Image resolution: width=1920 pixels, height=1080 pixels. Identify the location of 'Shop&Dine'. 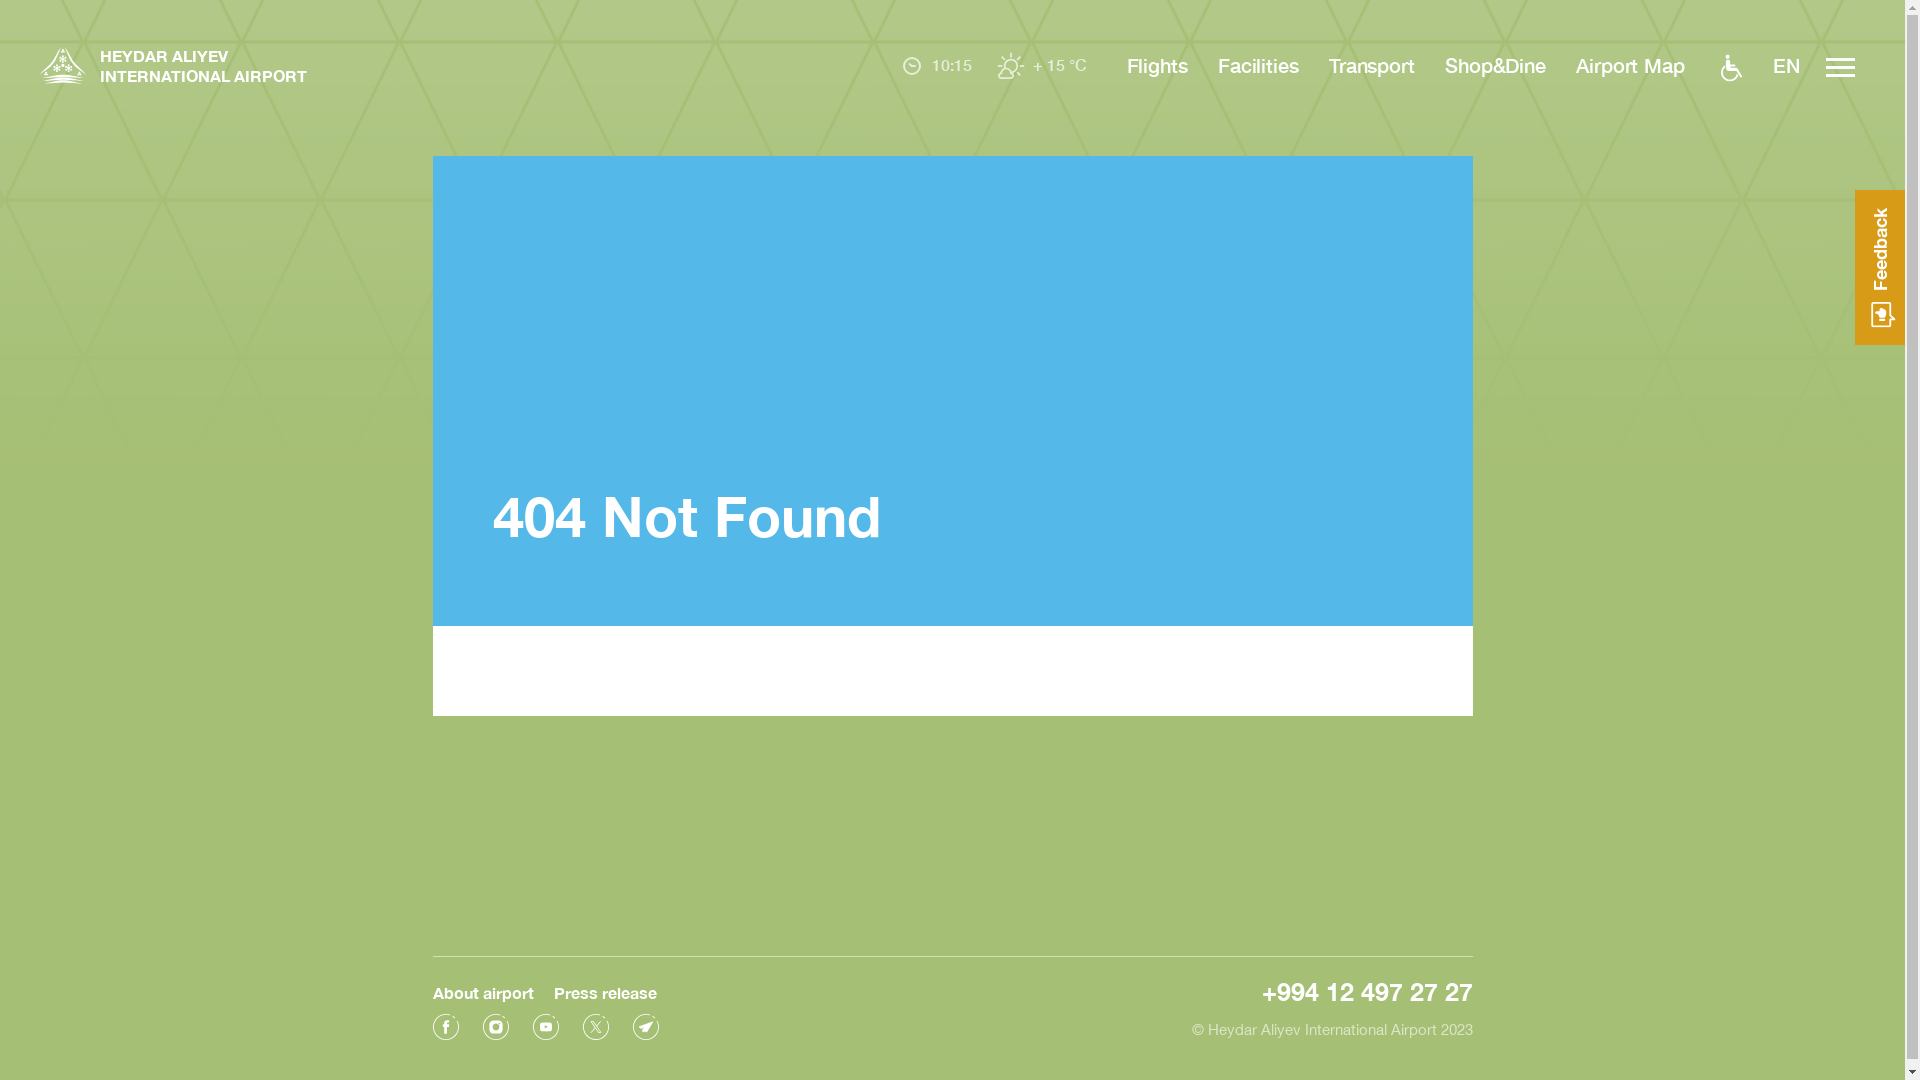
(1444, 64).